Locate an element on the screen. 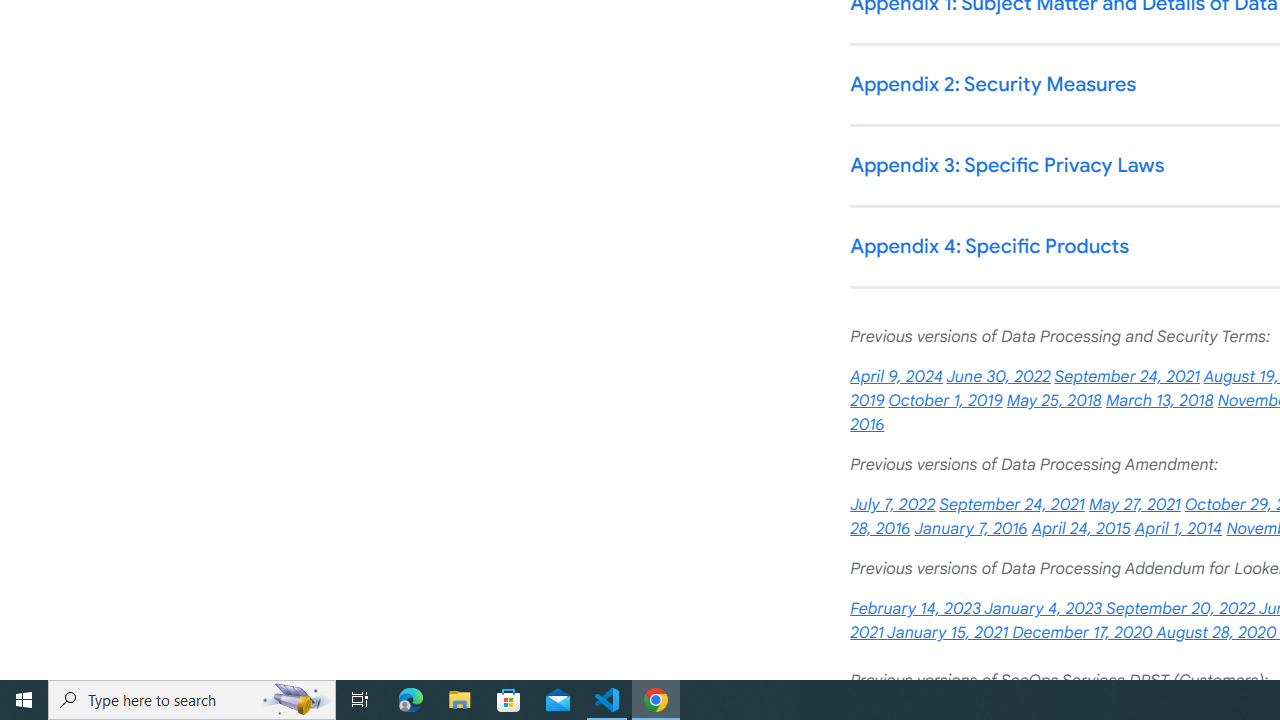  'May 25, 2018' is located at coordinates (1053, 401).